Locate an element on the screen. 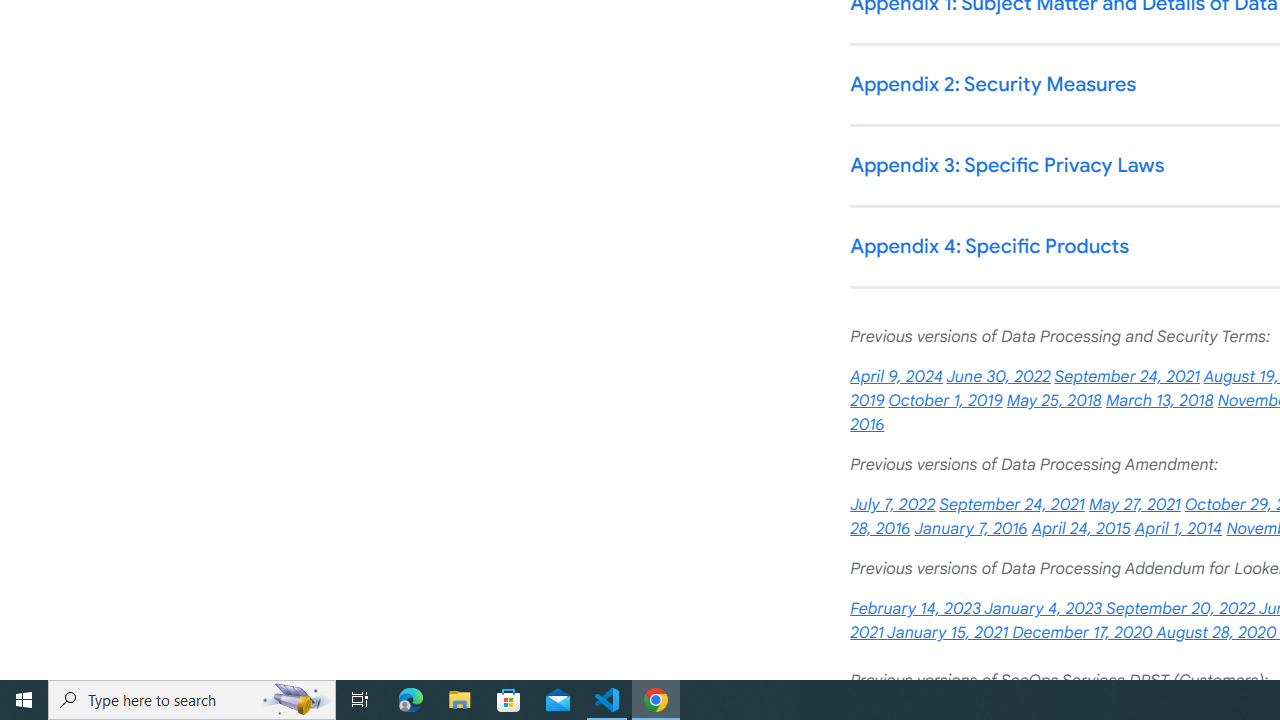  'May 25, 2018' is located at coordinates (1053, 401).